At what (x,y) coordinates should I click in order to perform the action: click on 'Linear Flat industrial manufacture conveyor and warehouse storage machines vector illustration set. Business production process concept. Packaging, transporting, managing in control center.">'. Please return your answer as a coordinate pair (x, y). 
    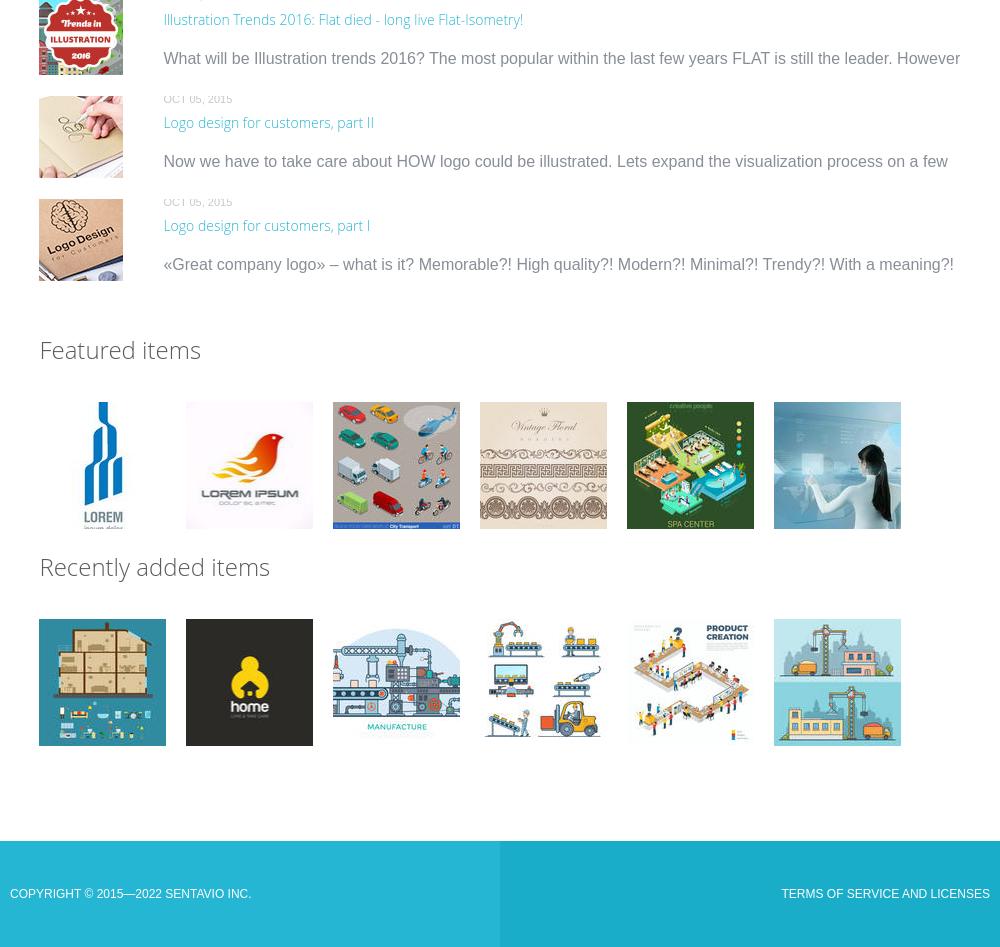
    Looking at the image, I should click on (479, 742).